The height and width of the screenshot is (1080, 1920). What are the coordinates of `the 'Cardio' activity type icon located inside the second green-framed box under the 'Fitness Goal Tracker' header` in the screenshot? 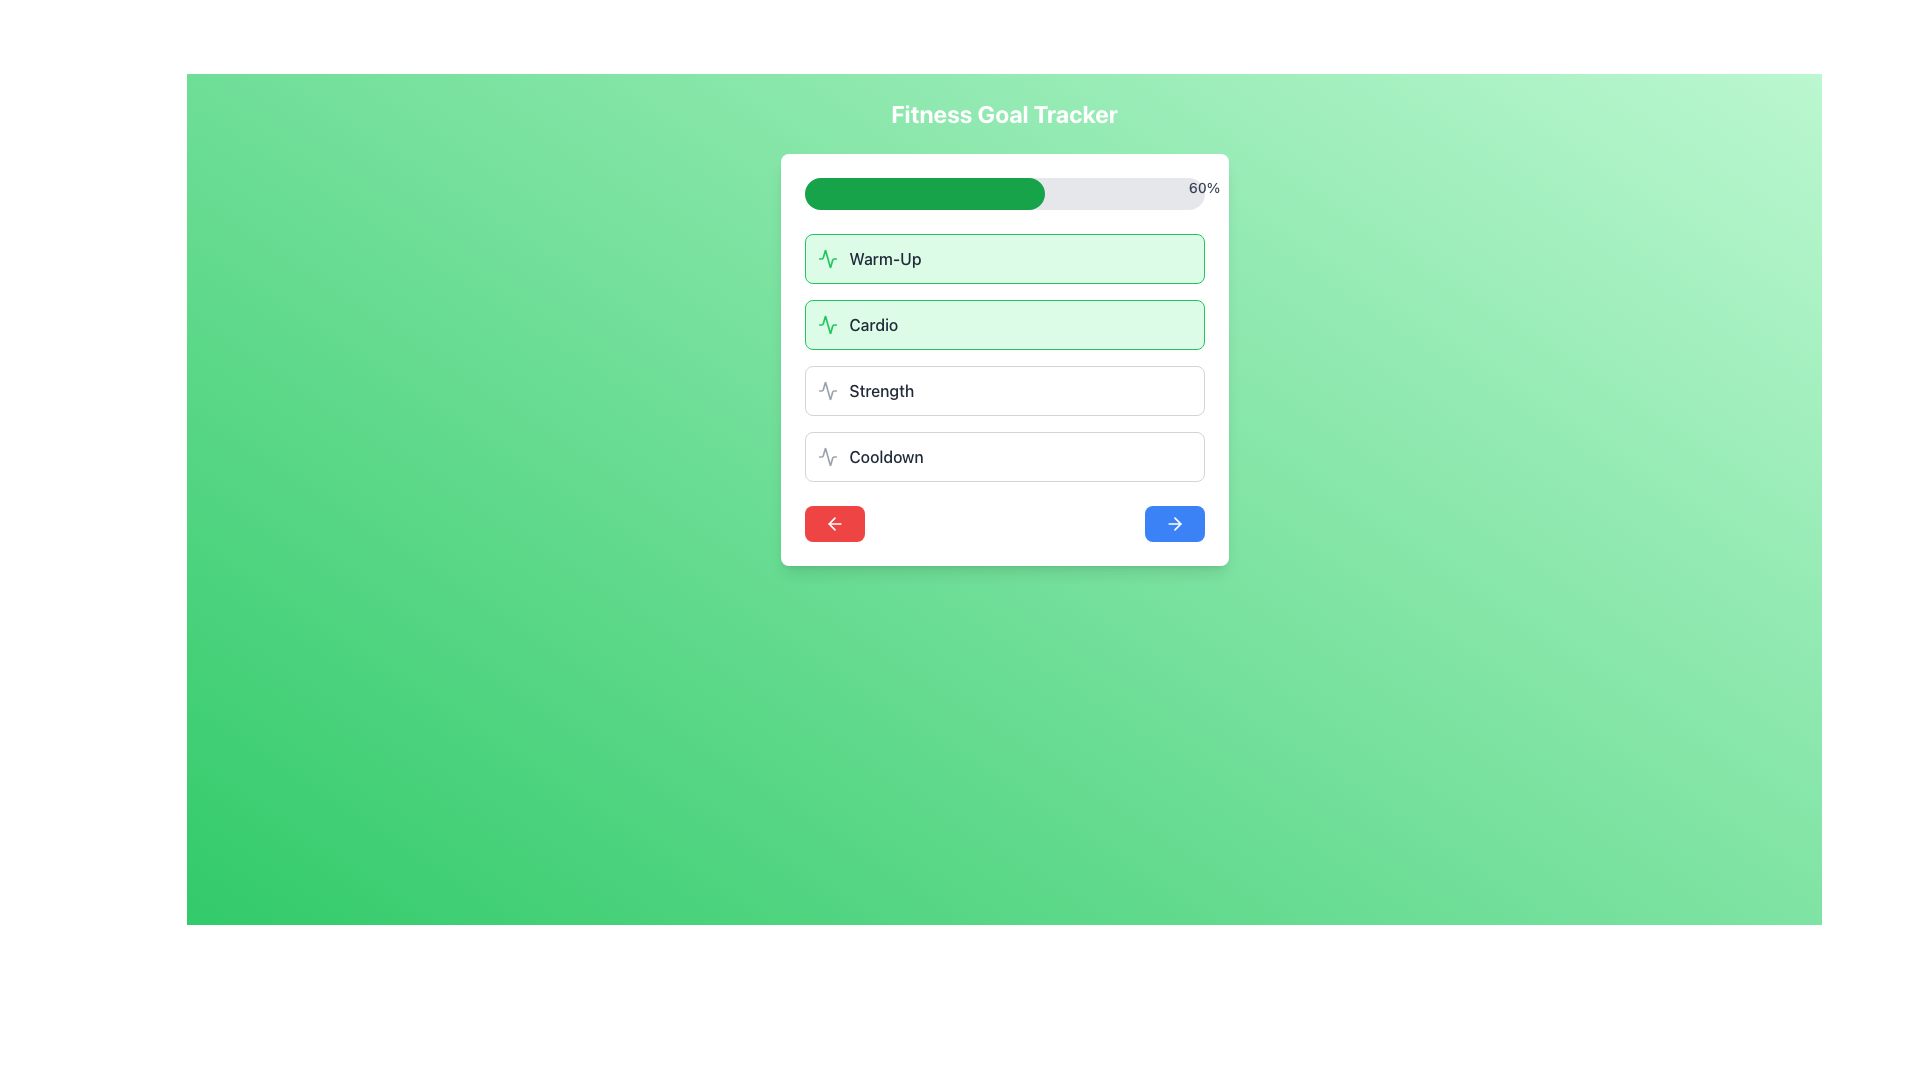 It's located at (827, 323).